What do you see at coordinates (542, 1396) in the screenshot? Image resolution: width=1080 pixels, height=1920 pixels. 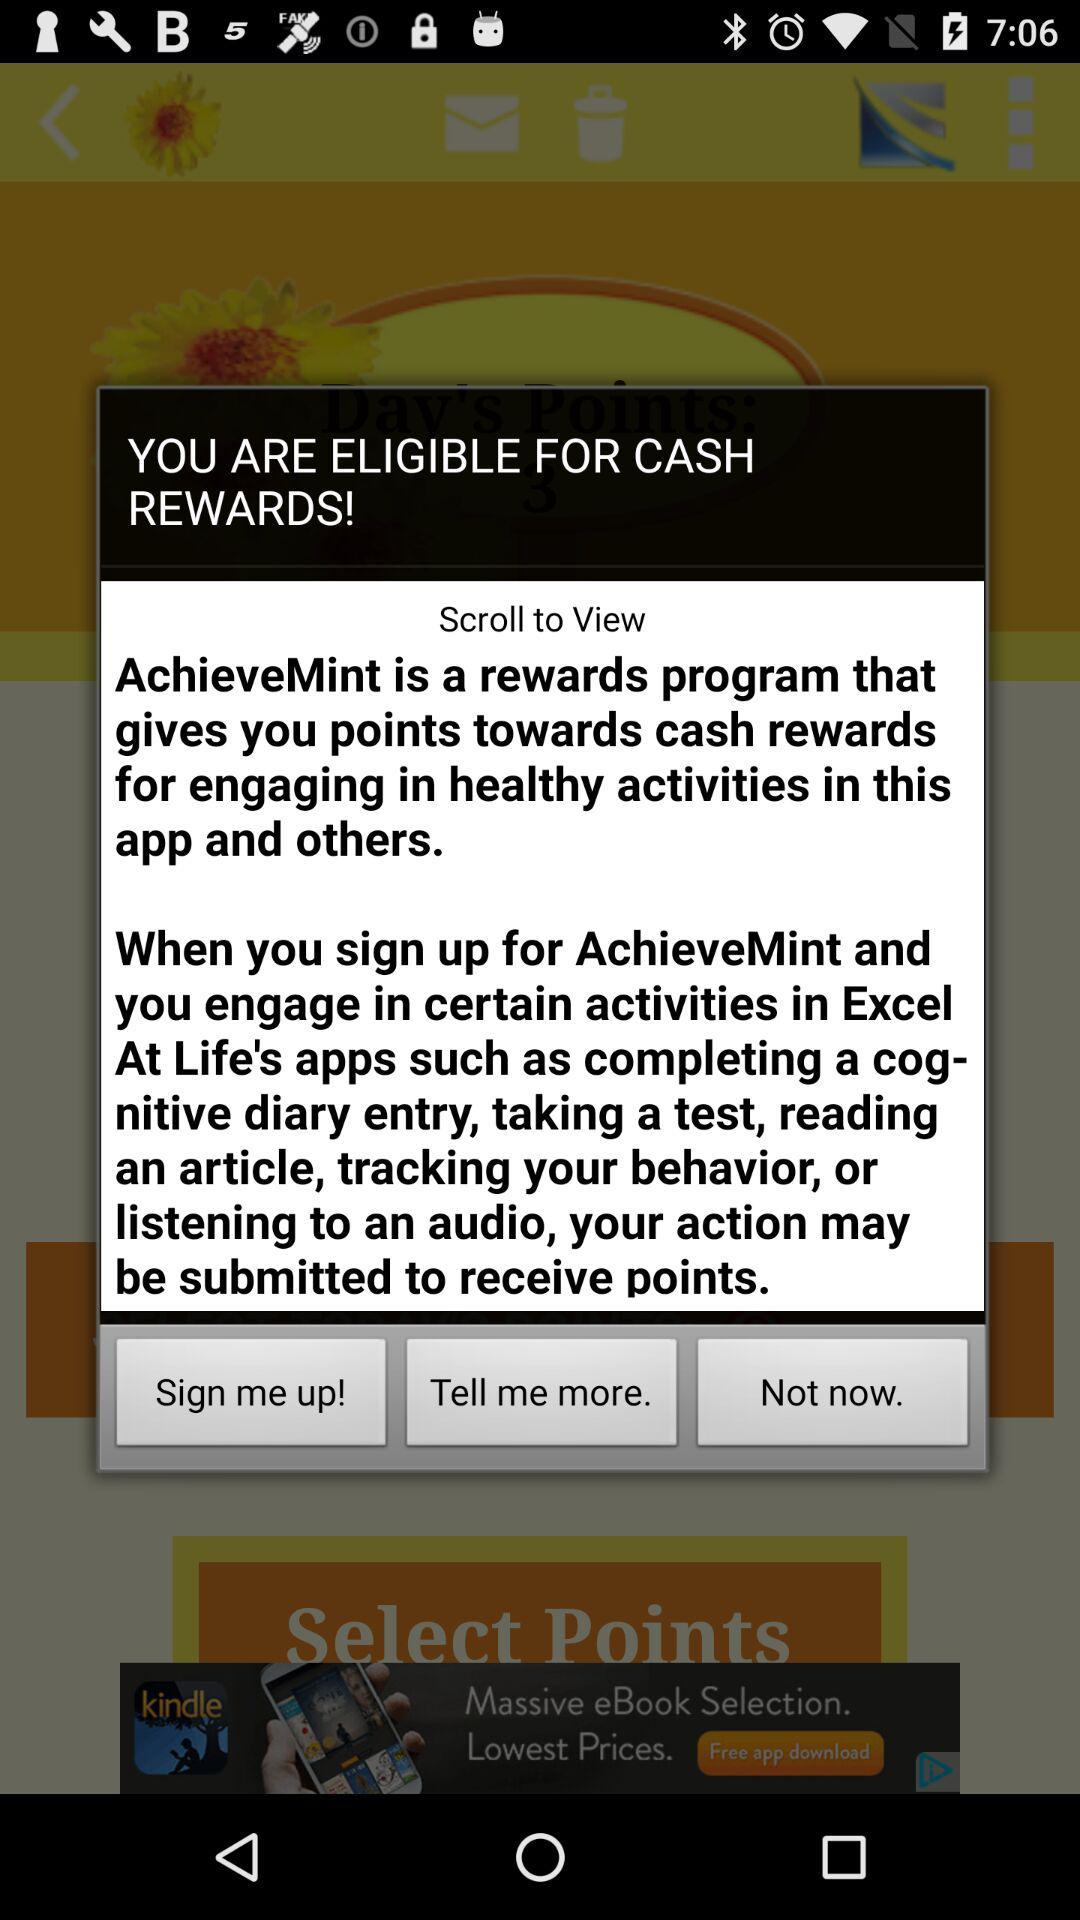 I see `tell me more. button` at bounding box center [542, 1396].